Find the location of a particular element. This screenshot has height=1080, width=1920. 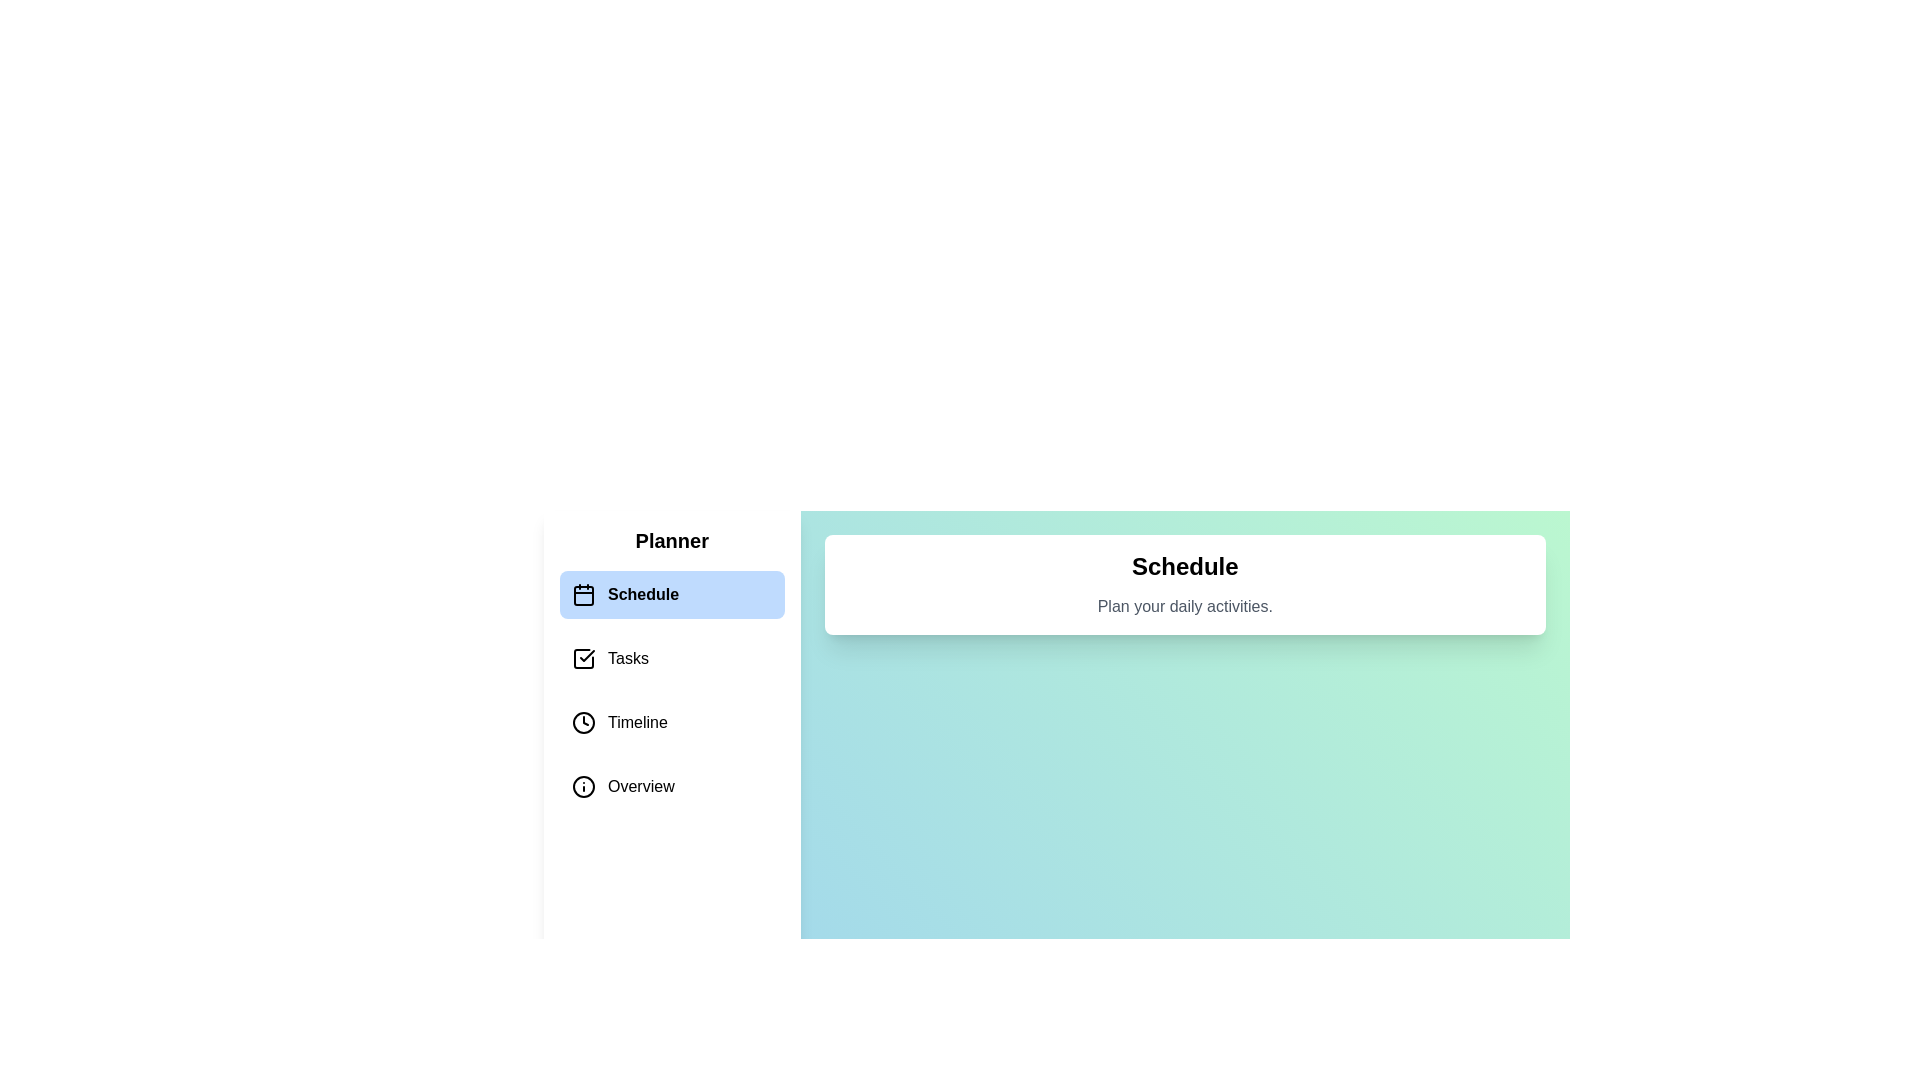

the tab labeled Tasks is located at coordinates (672, 659).